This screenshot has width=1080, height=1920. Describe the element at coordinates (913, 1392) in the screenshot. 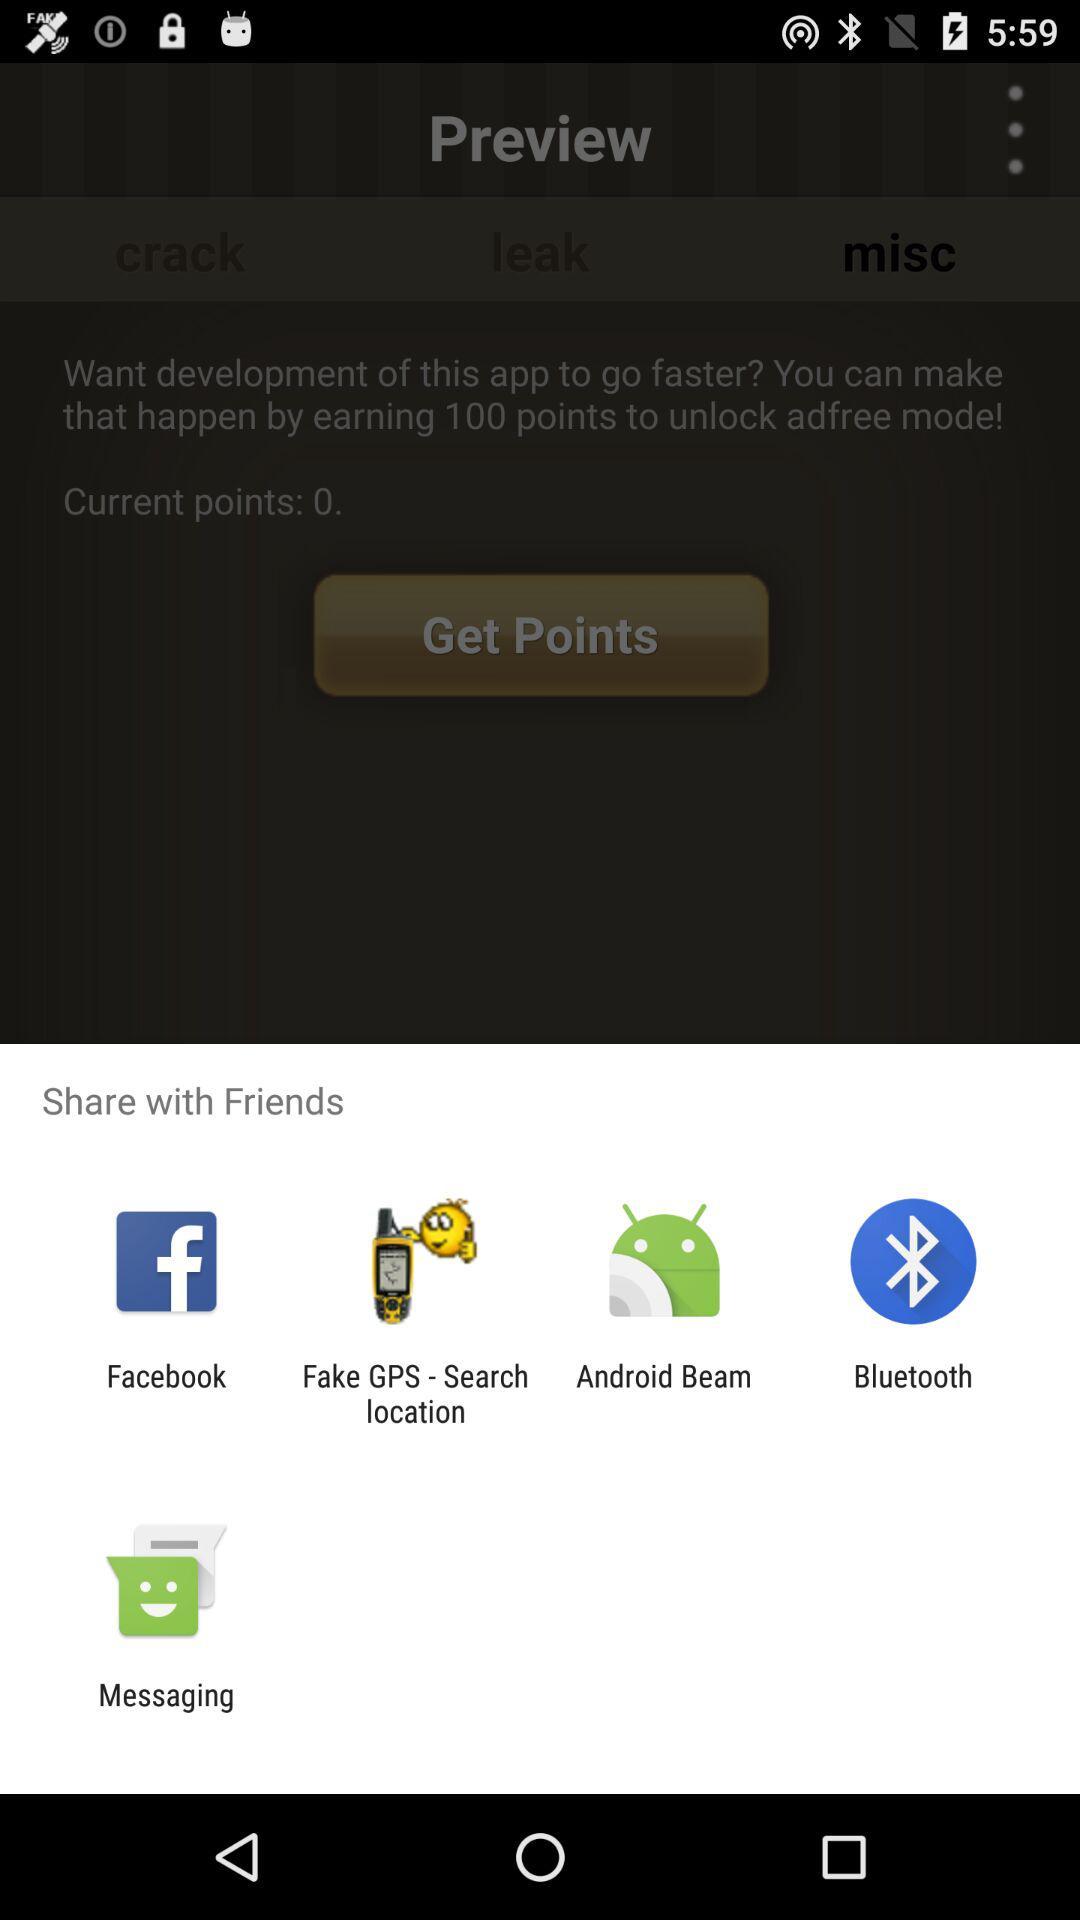

I see `the icon next to android beam app` at that location.